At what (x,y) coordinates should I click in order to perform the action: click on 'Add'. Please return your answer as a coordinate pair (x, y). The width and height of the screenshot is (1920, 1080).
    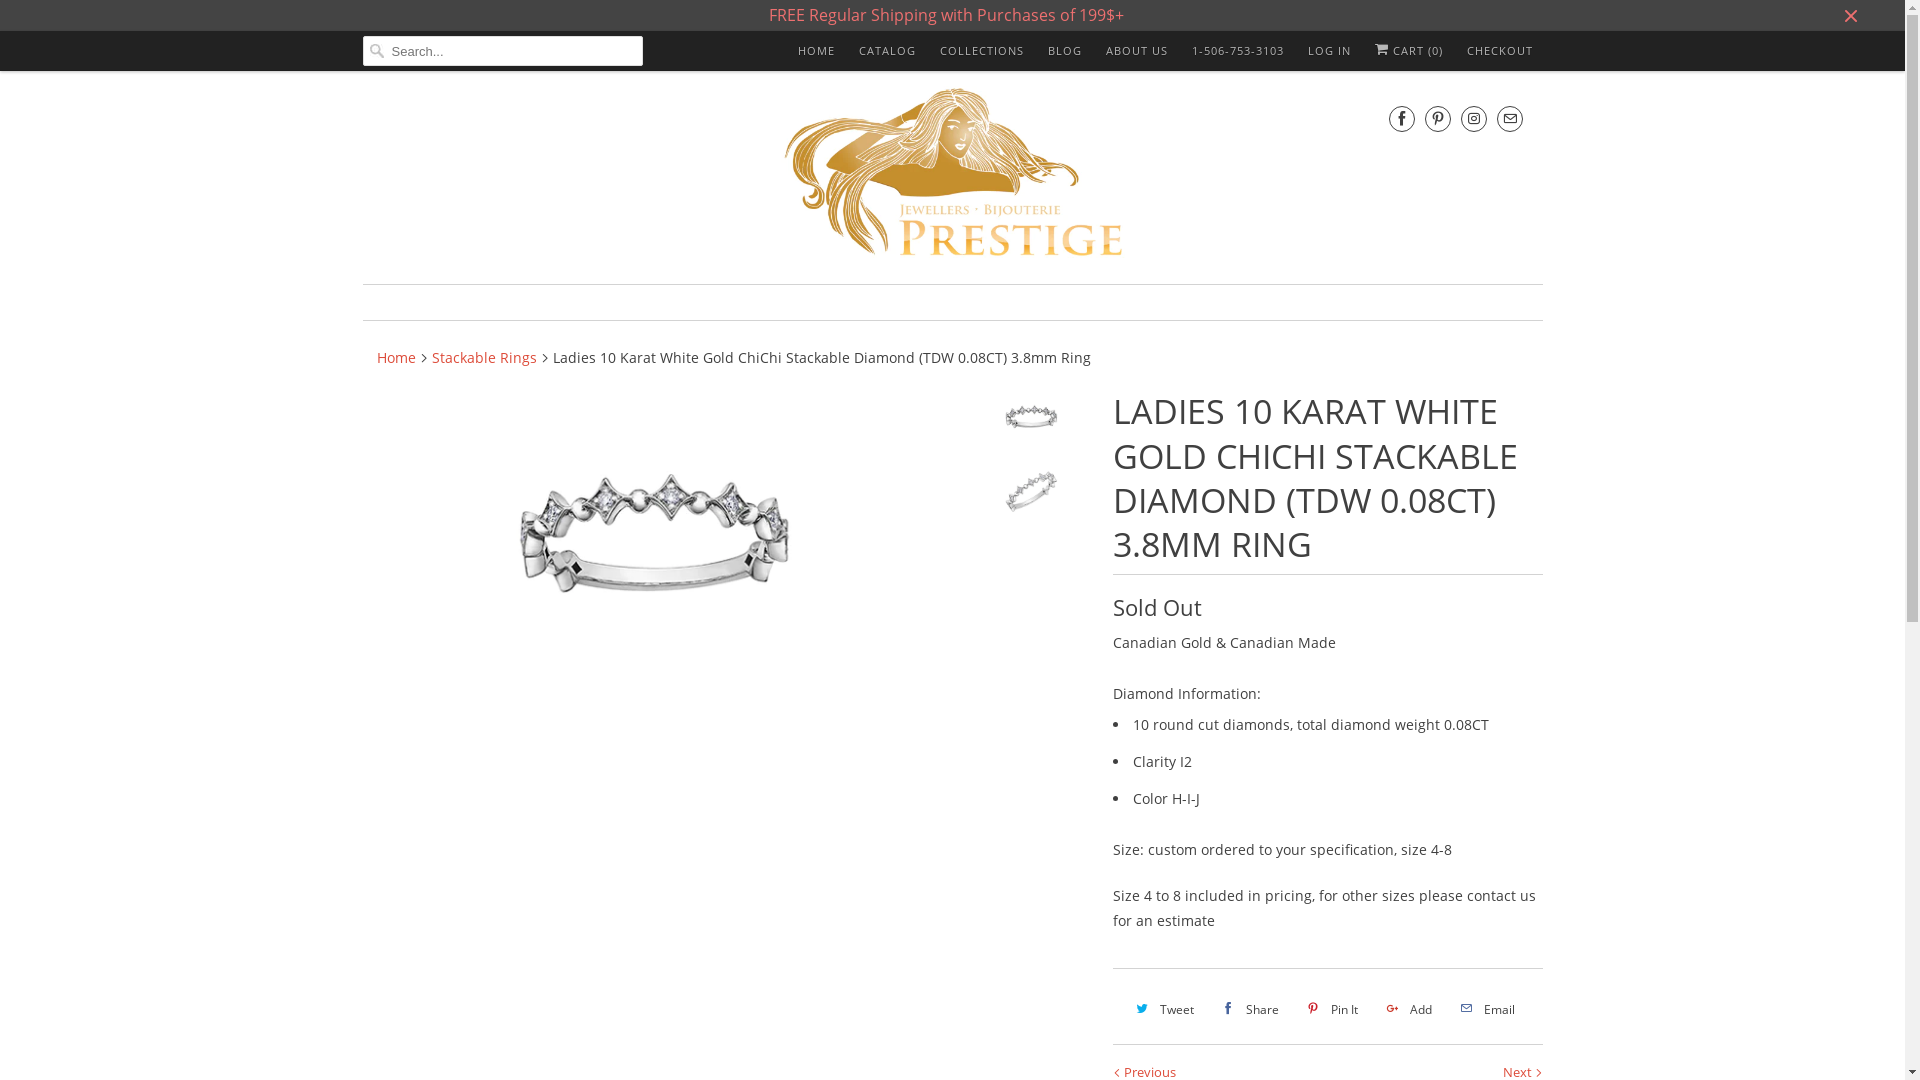
    Looking at the image, I should click on (1405, 1009).